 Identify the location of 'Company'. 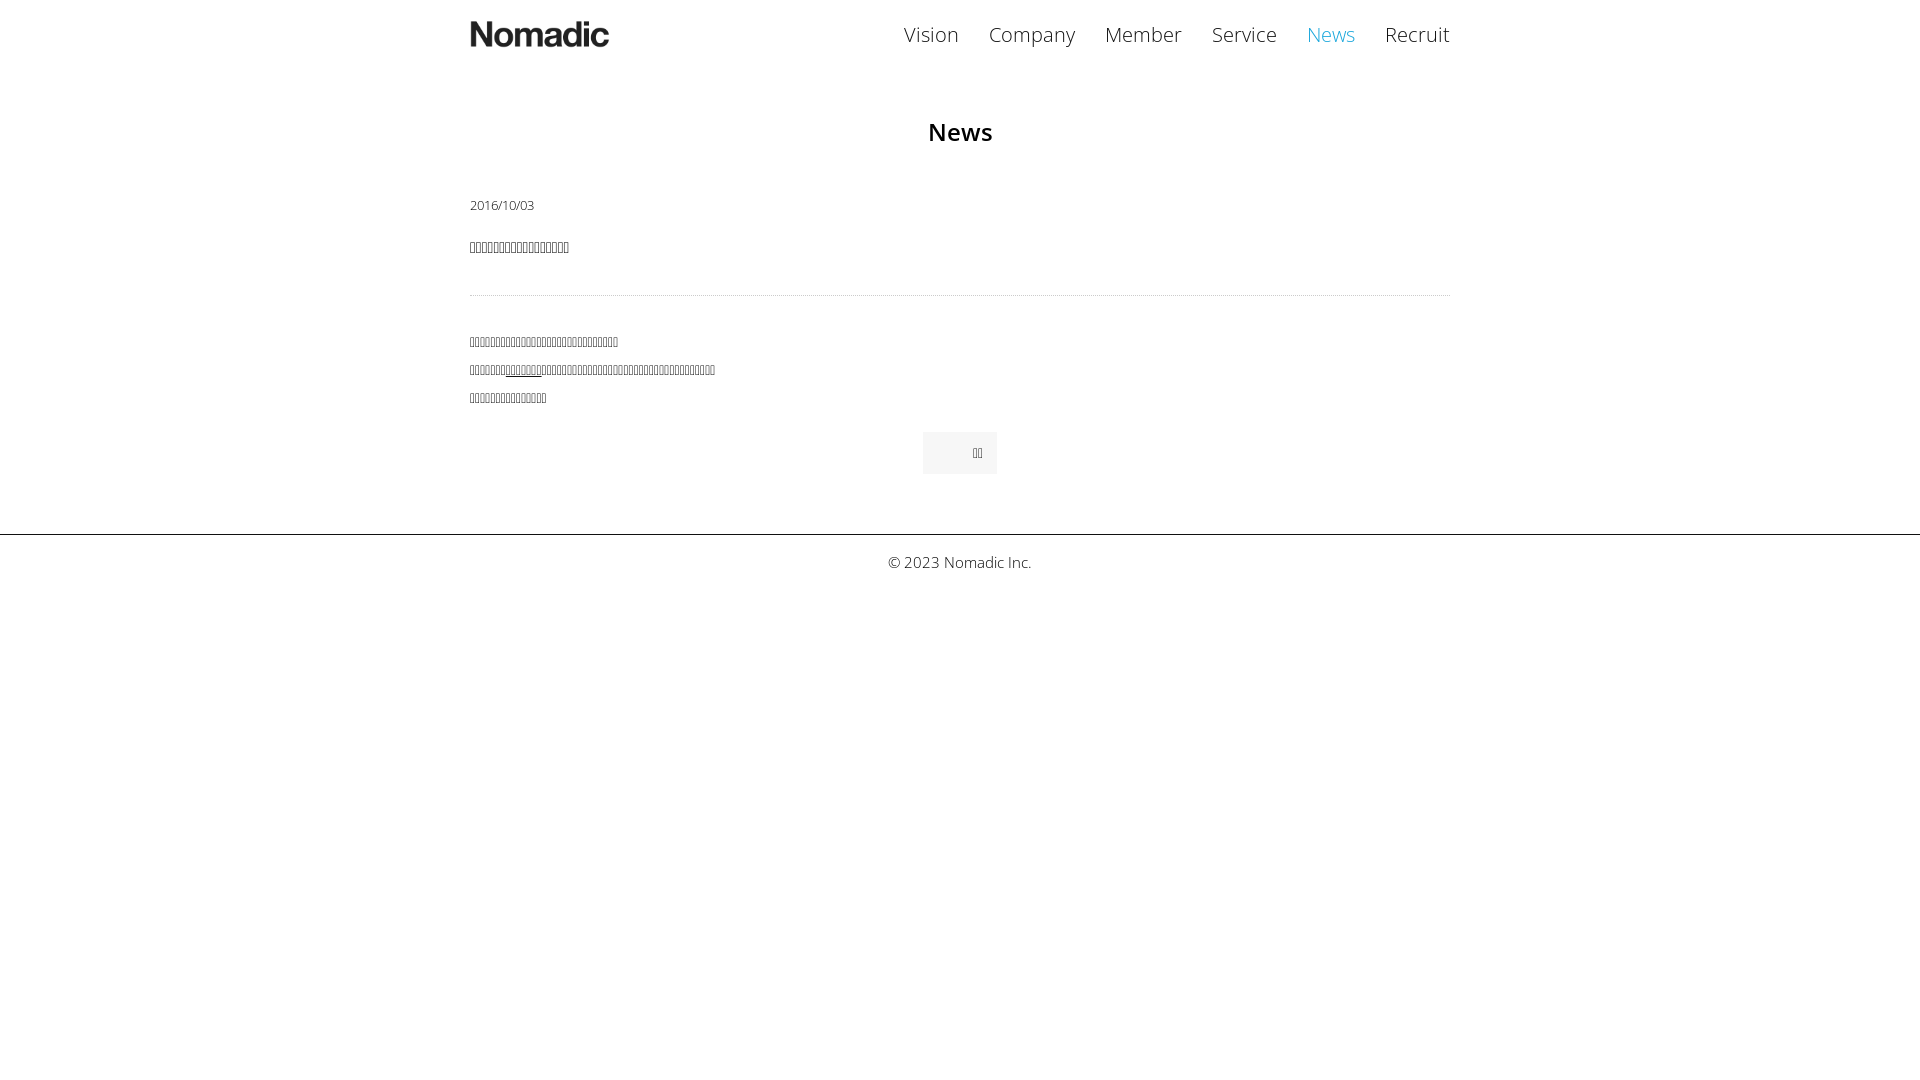
(1032, 34).